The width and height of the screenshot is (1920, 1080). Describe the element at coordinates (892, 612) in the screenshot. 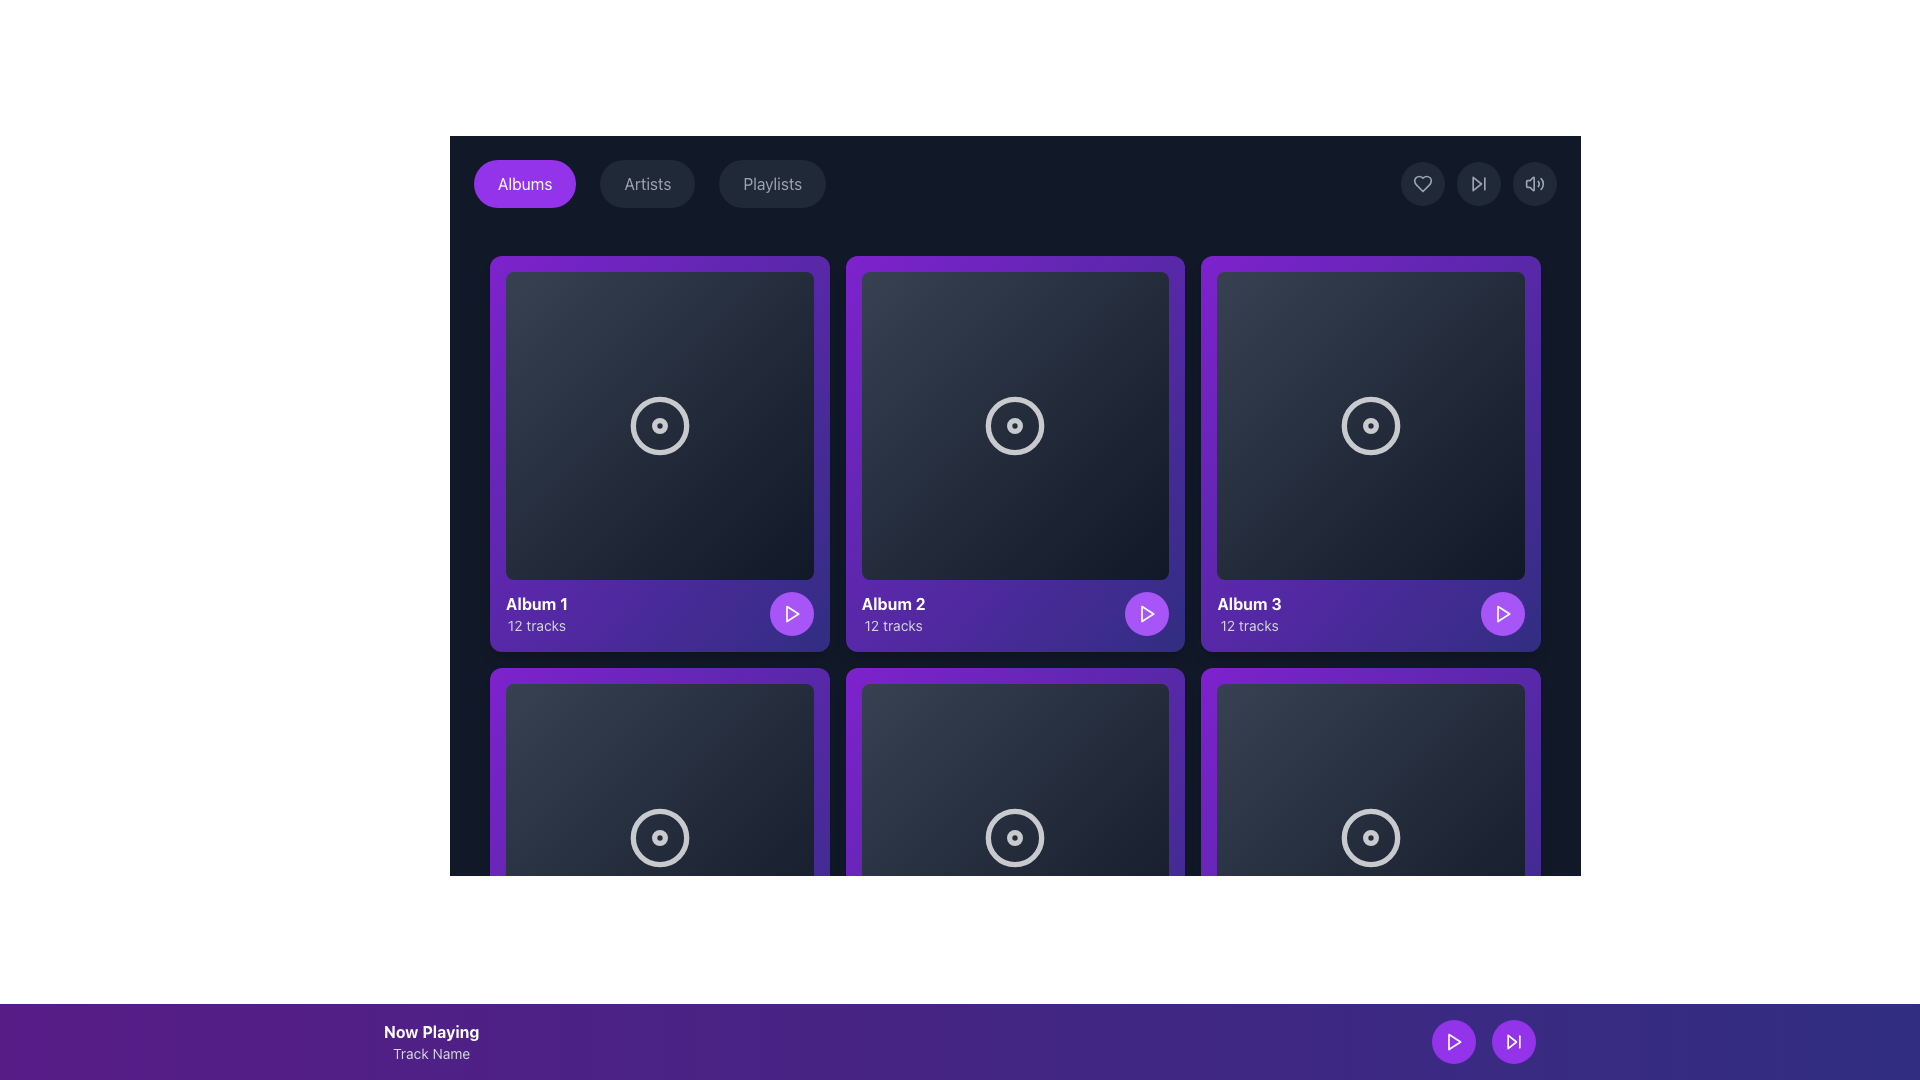

I see `the static text label that displays the album title 'Album 2' and the number of tracks '12 tracks', located in the second column of the first row in the album grid` at that location.